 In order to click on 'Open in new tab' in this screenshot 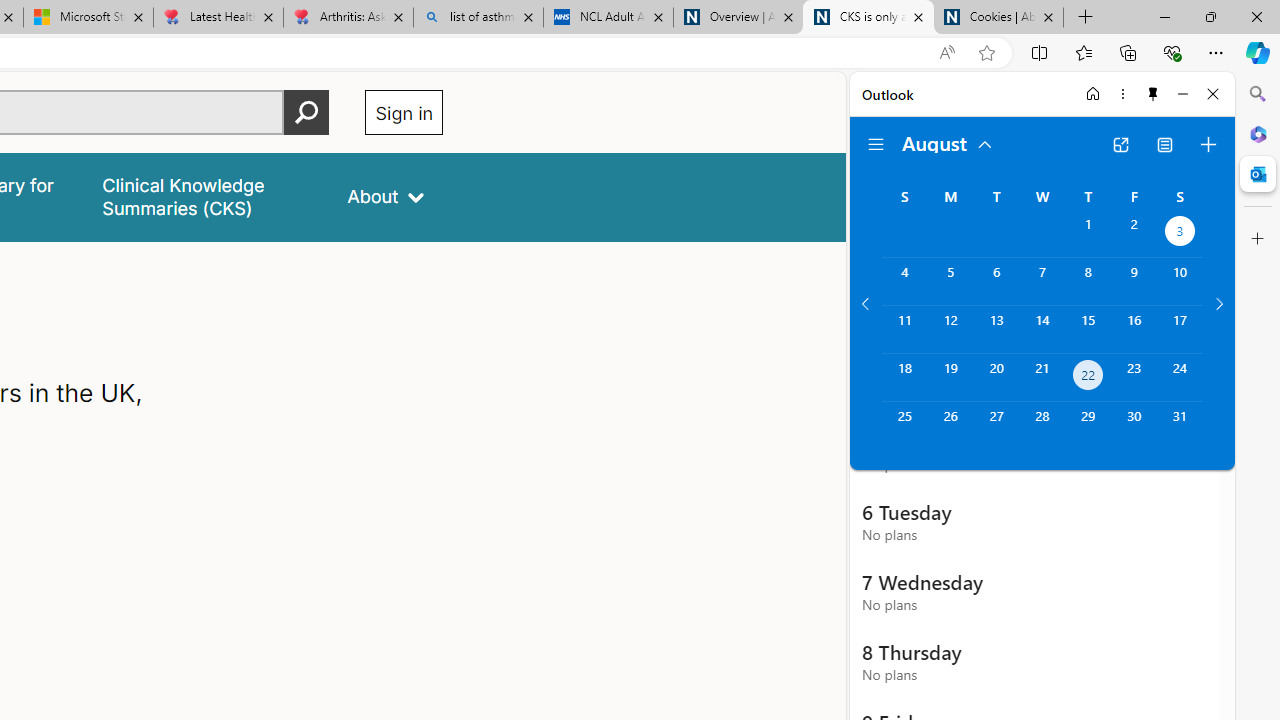, I will do `click(1120, 144)`.